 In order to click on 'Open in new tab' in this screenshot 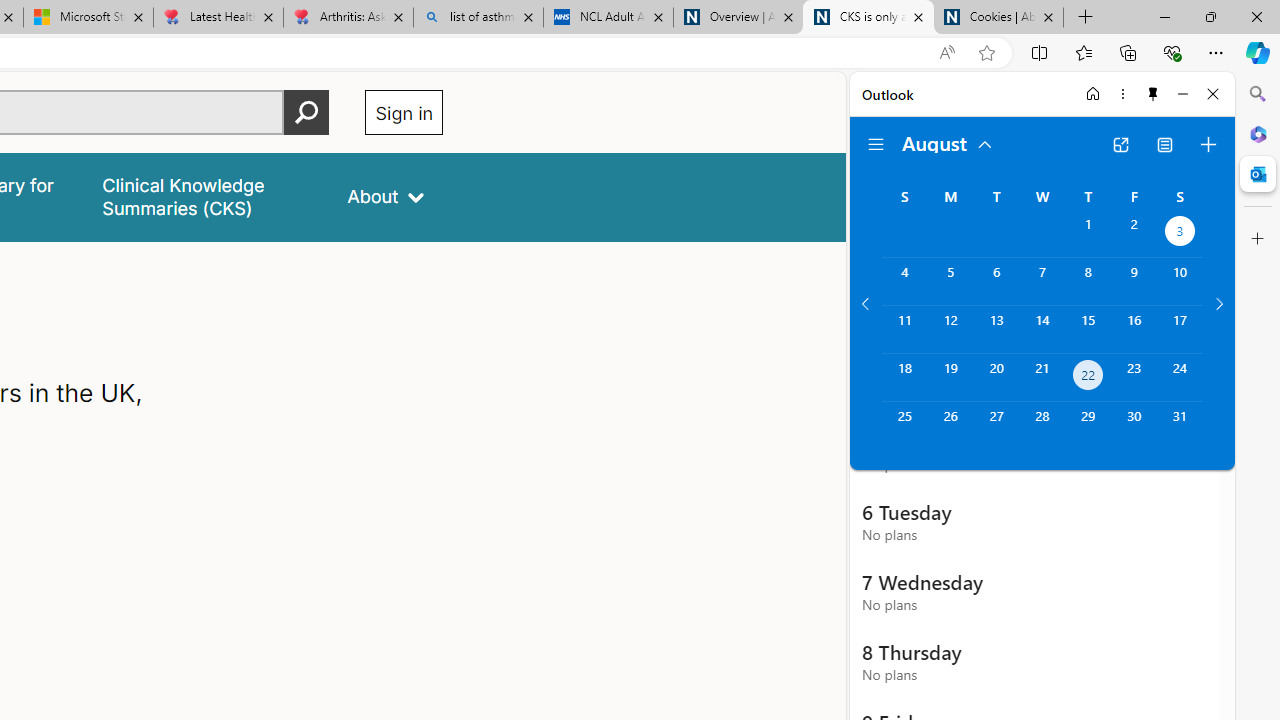, I will do `click(1120, 144)`.